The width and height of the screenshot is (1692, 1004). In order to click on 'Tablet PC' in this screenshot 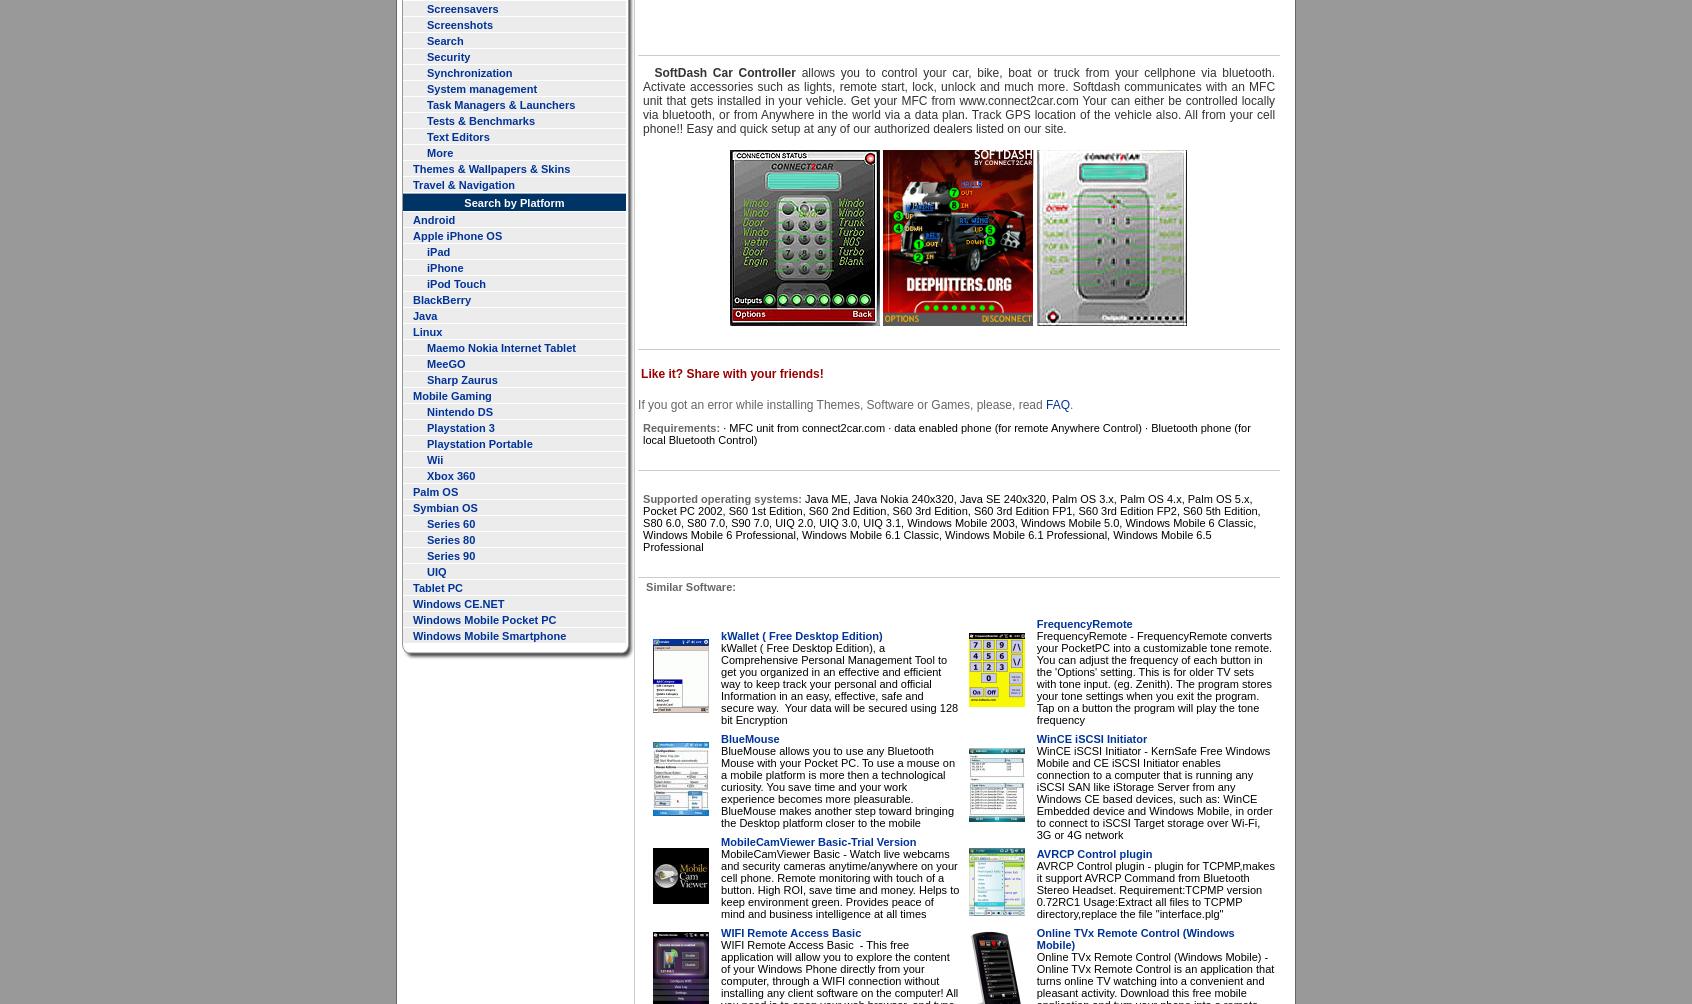, I will do `click(436, 587)`.